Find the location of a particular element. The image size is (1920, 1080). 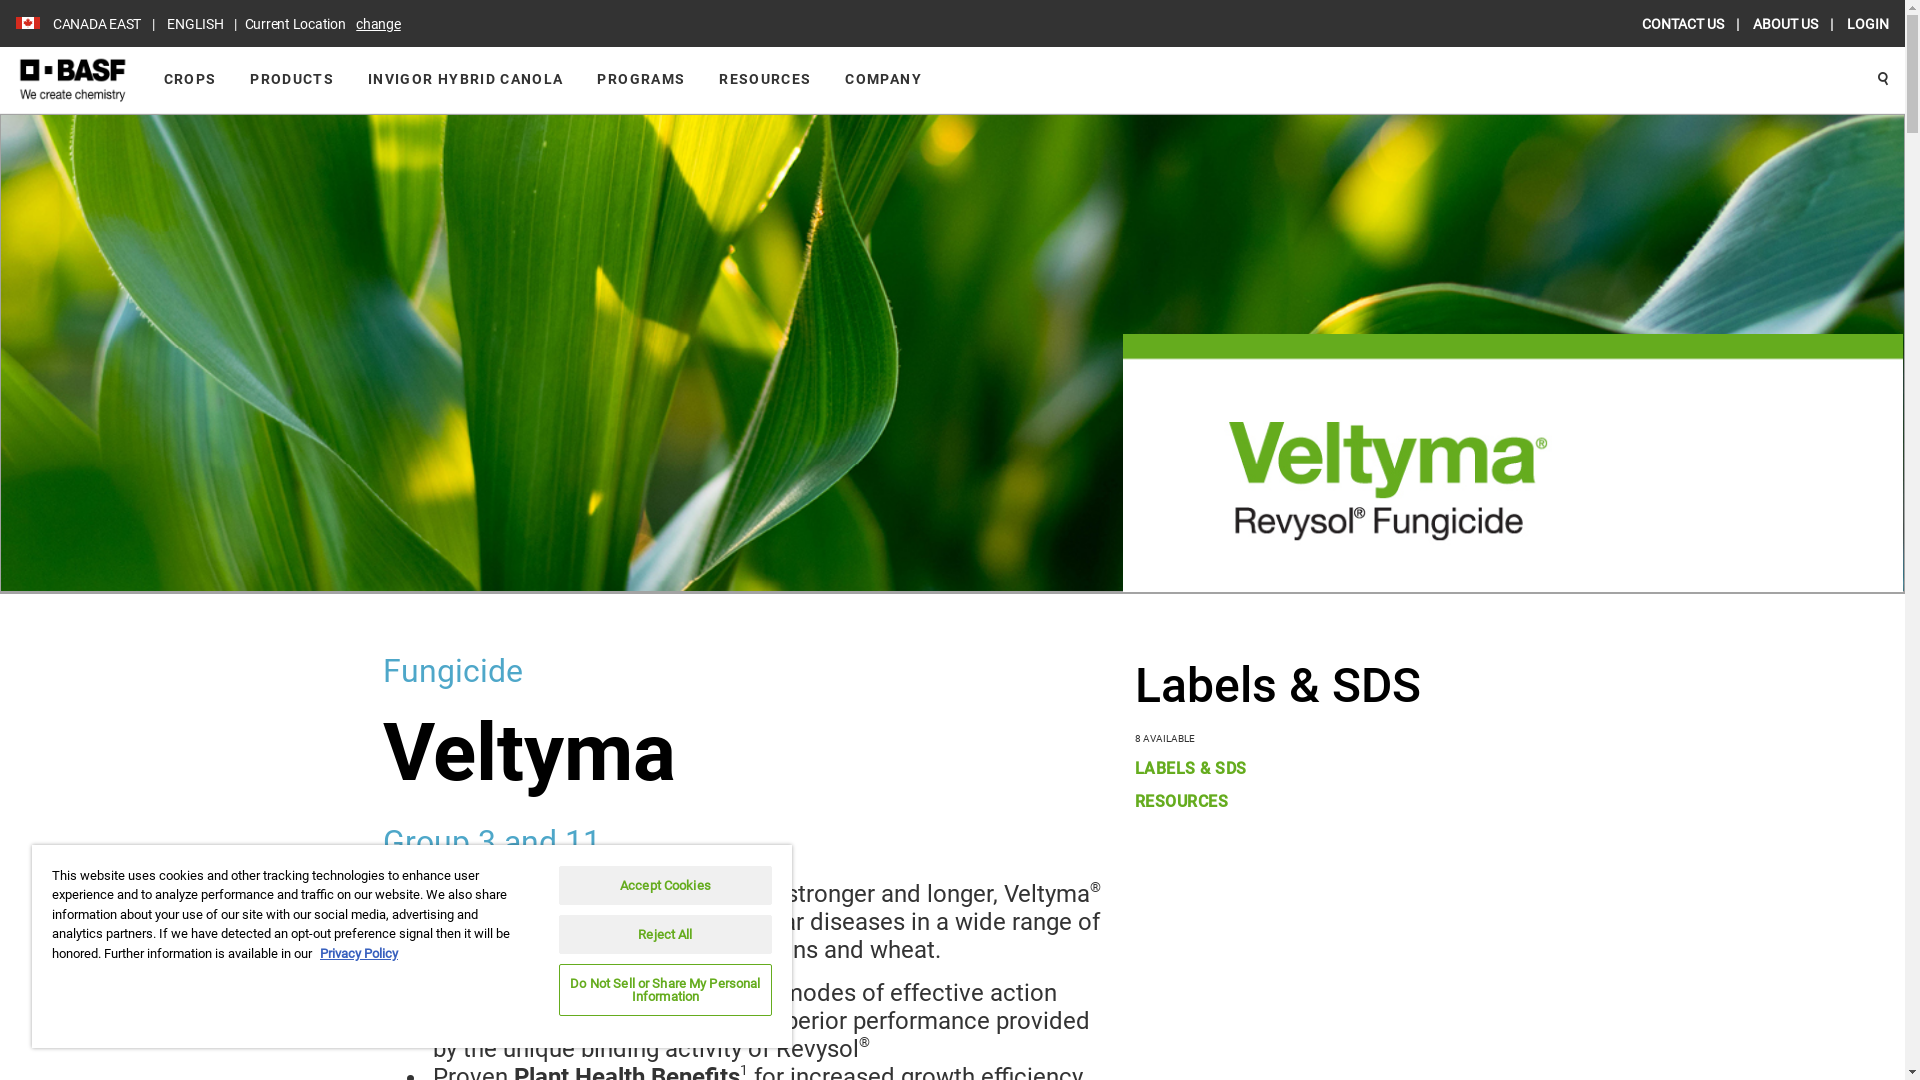

'Search' is located at coordinates (1860, 79).